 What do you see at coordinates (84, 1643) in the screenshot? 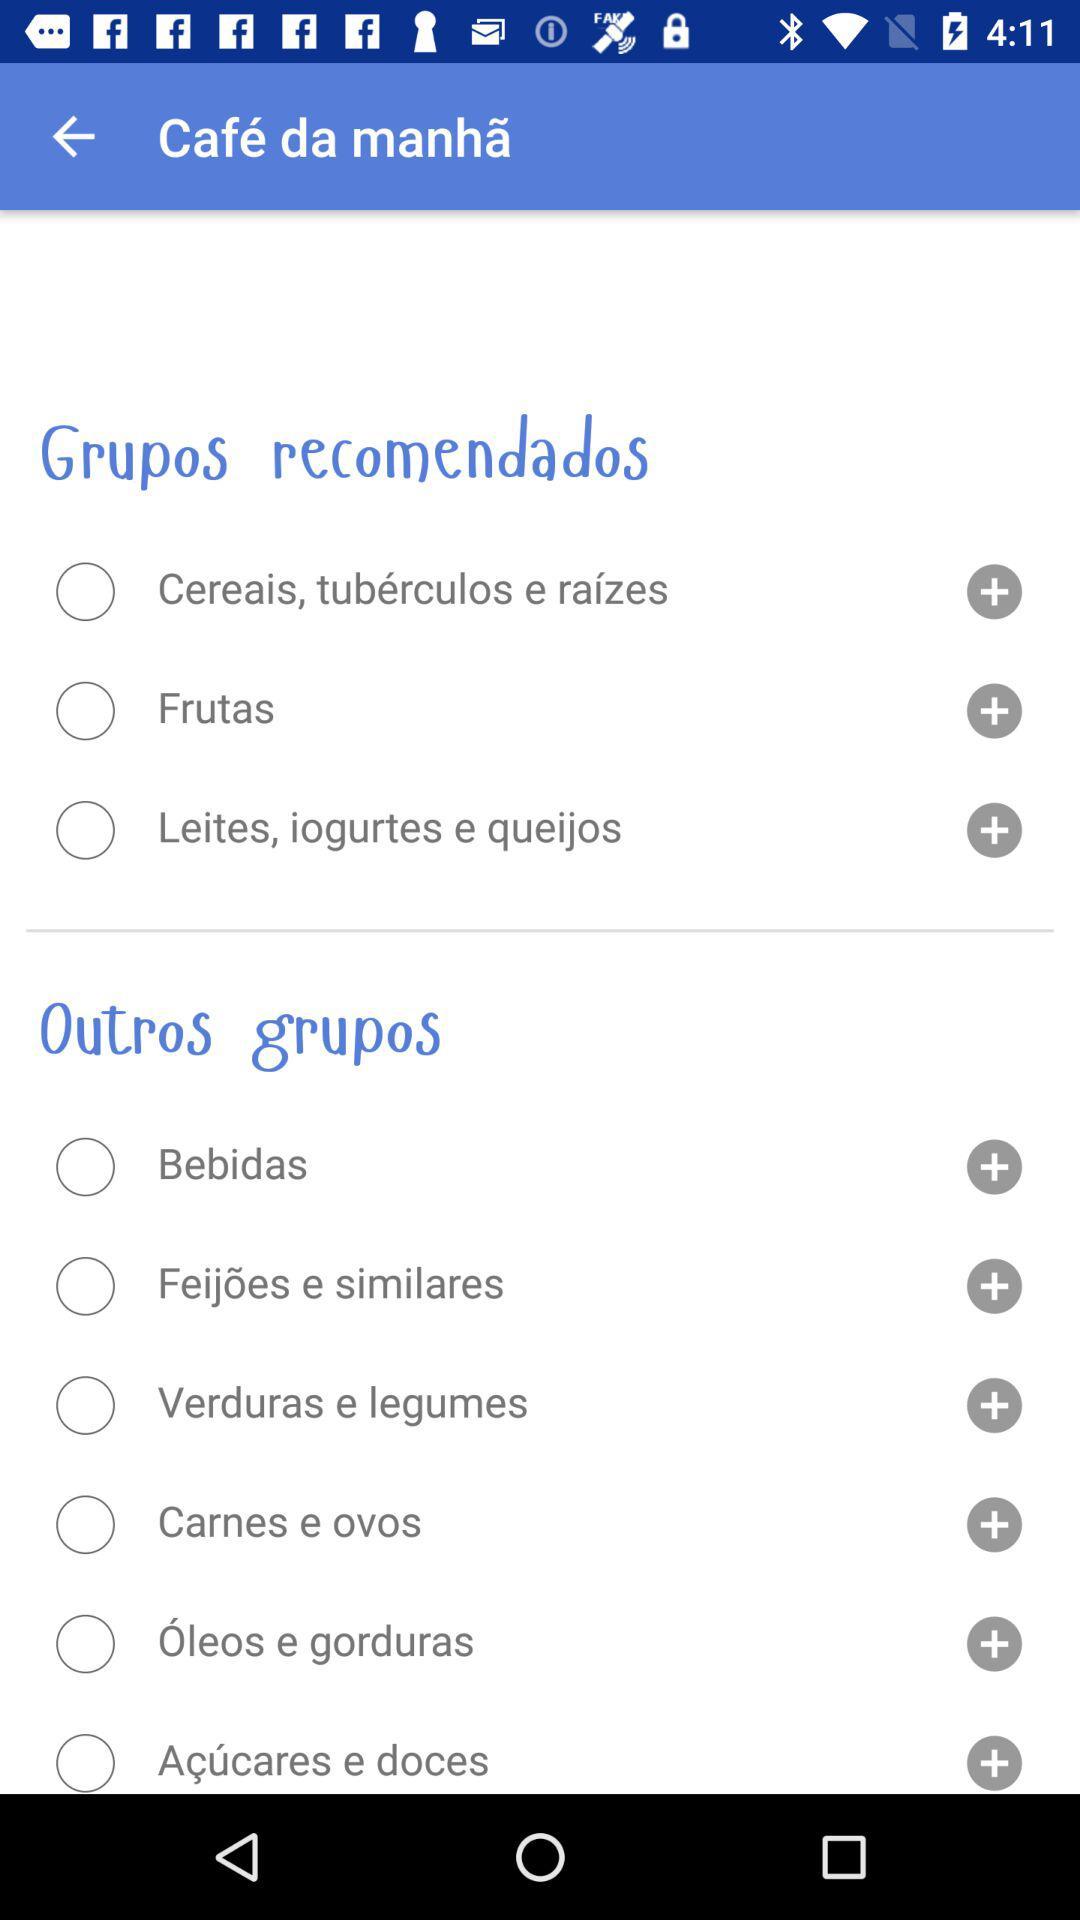
I see `selection box` at bounding box center [84, 1643].